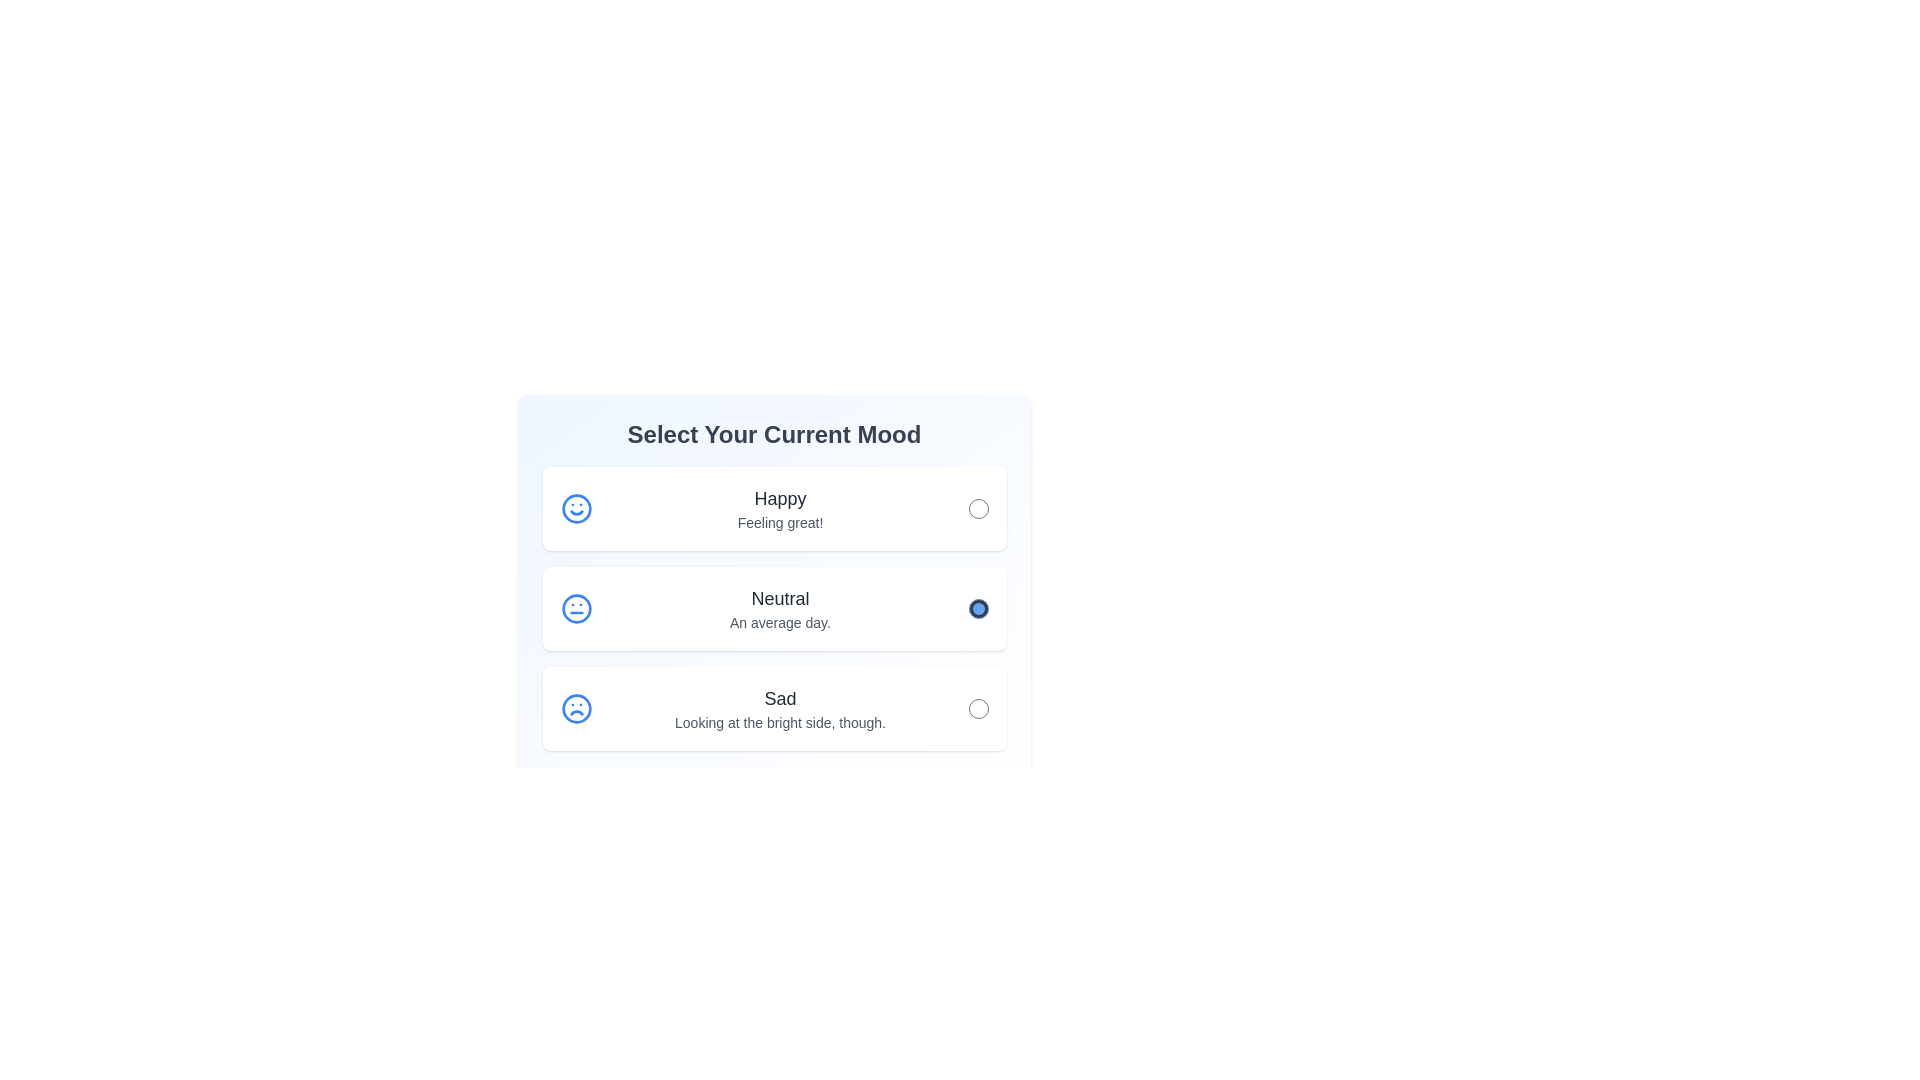  Describe the element at coordinates (773, 608) in the screenshot. I see `the 'Neutral' mood selection option with an associated radio button, which includes a neutral face icon and is positioned as the second option in the mood selections list` at that location.